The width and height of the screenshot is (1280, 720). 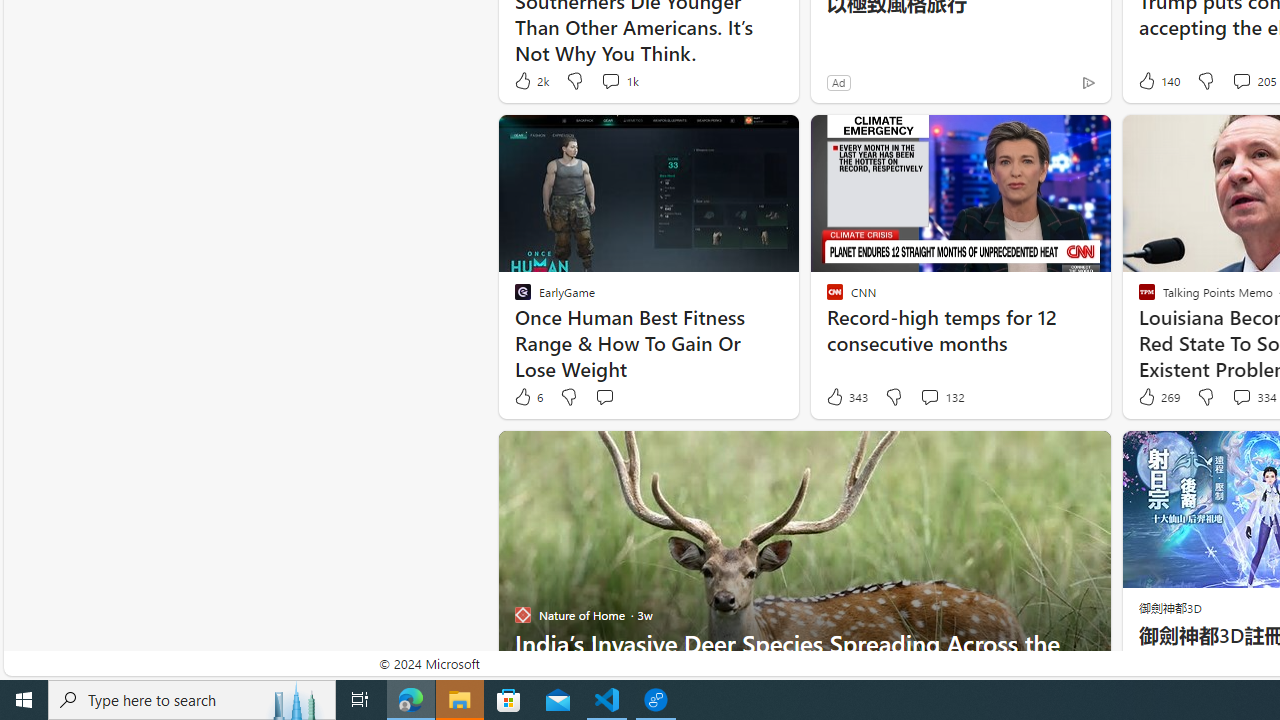 I want to click on 'See more', so click(x=1085, y=455).